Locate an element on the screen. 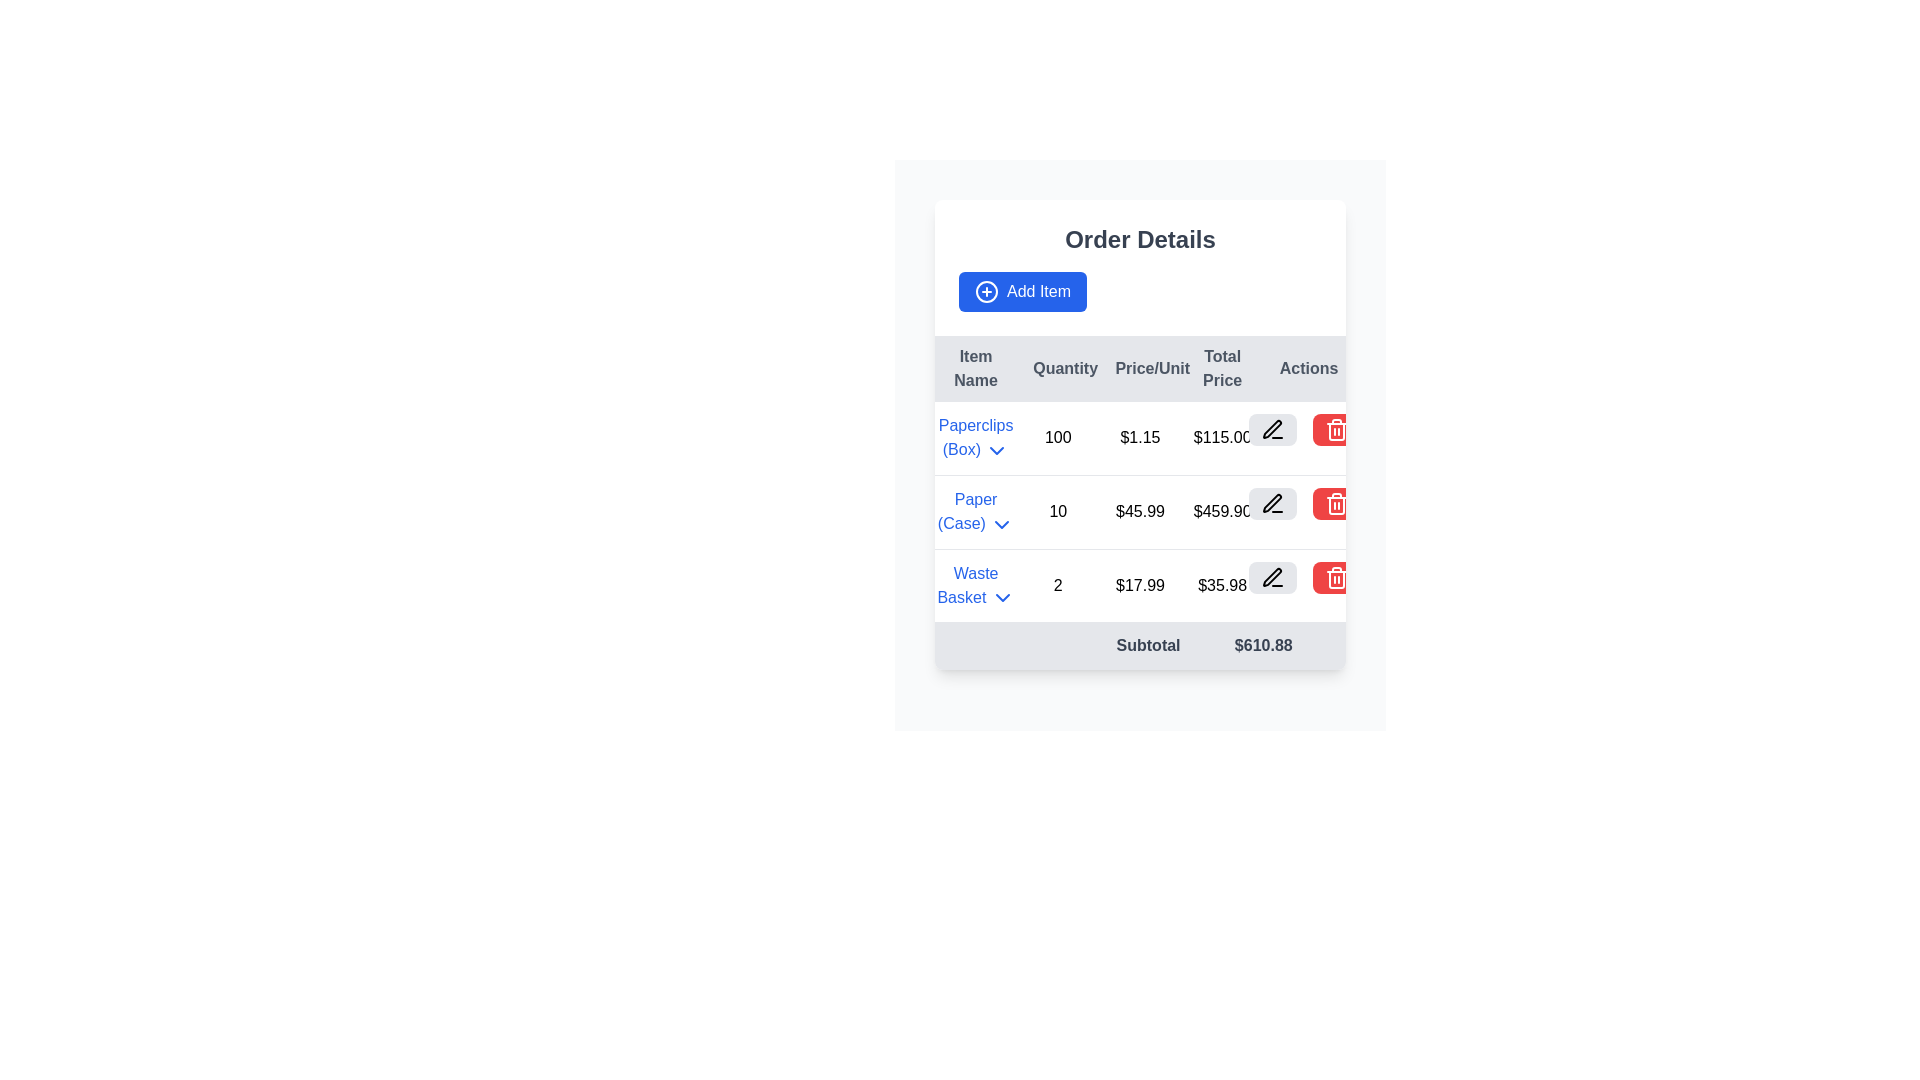  the 'Actions' header label in the table, which is the last element in the row with a bold dark gray font on a light gray background is located at coordinates (1304, 369).